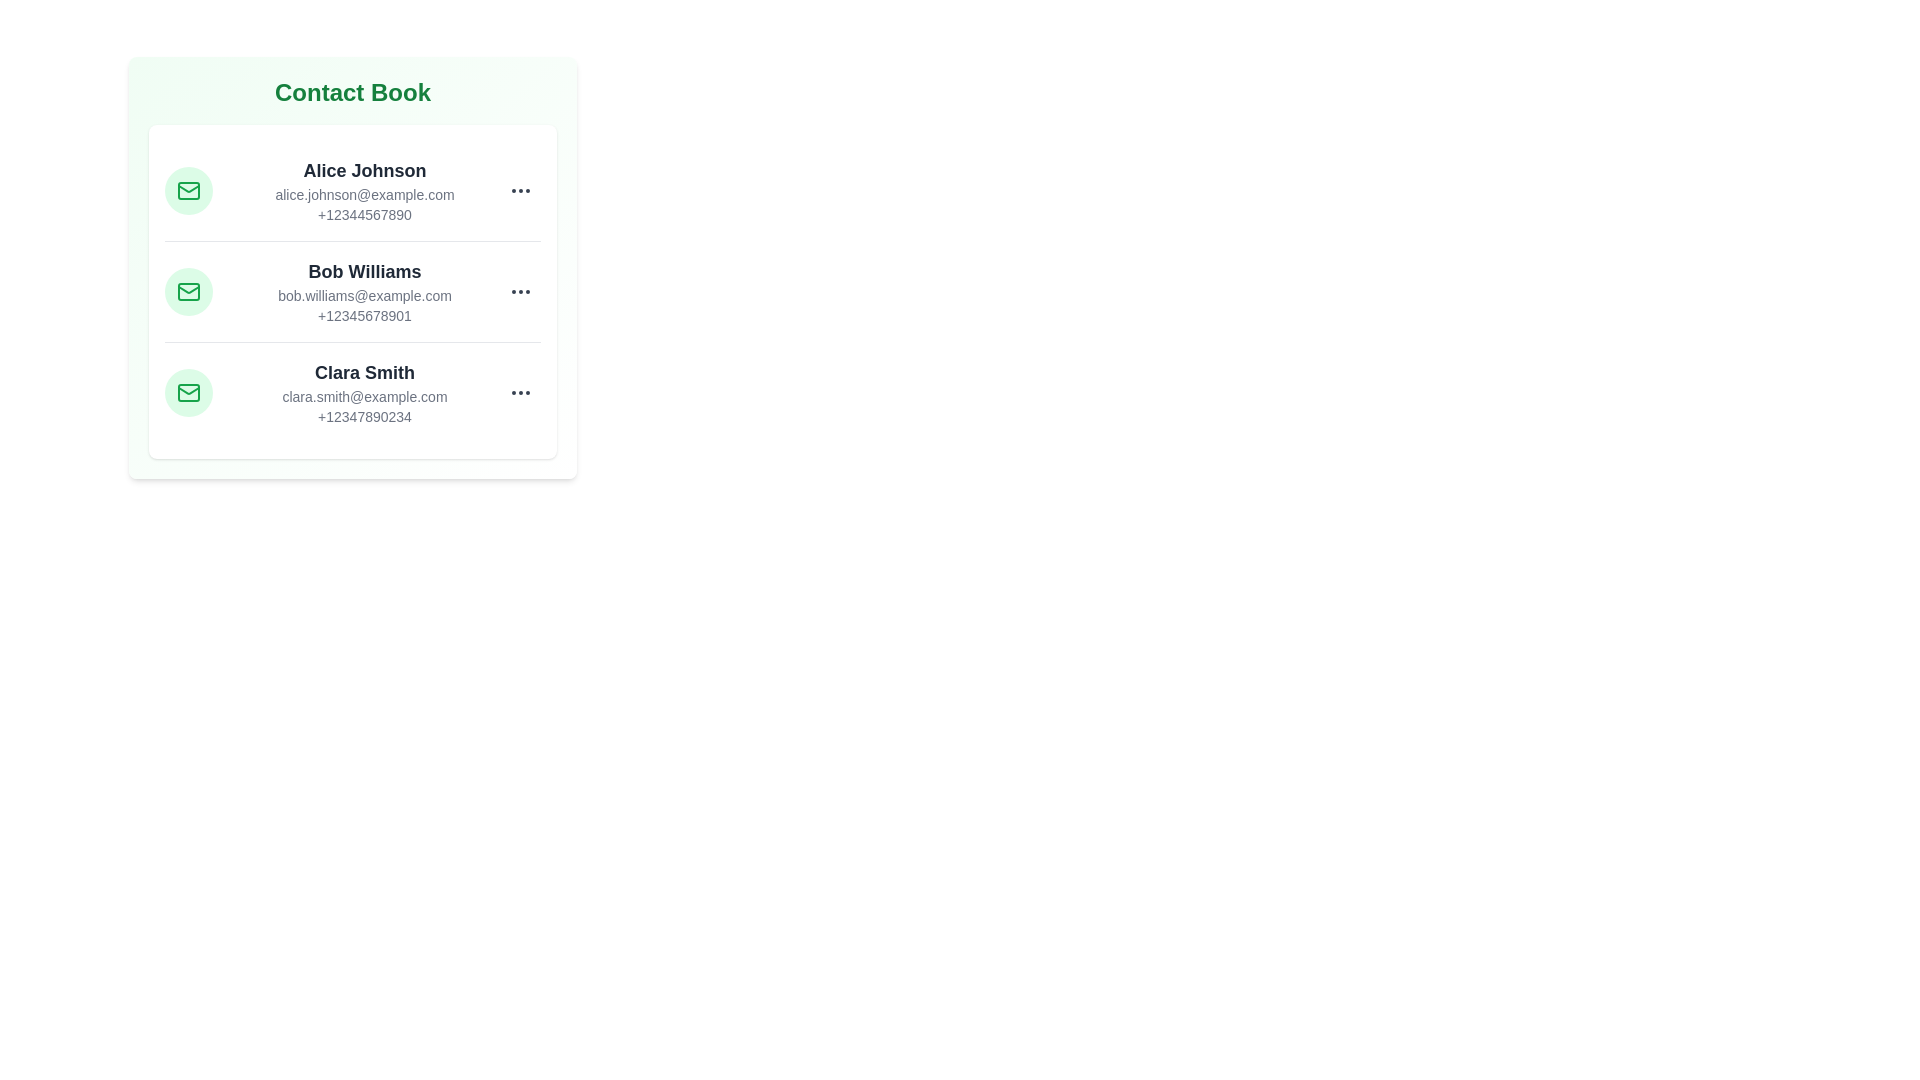 The height and width of the screenshot is (1080, 1920). I want to click on mail icon for the contact Clara Smith to highlight it, so click(188, 393).